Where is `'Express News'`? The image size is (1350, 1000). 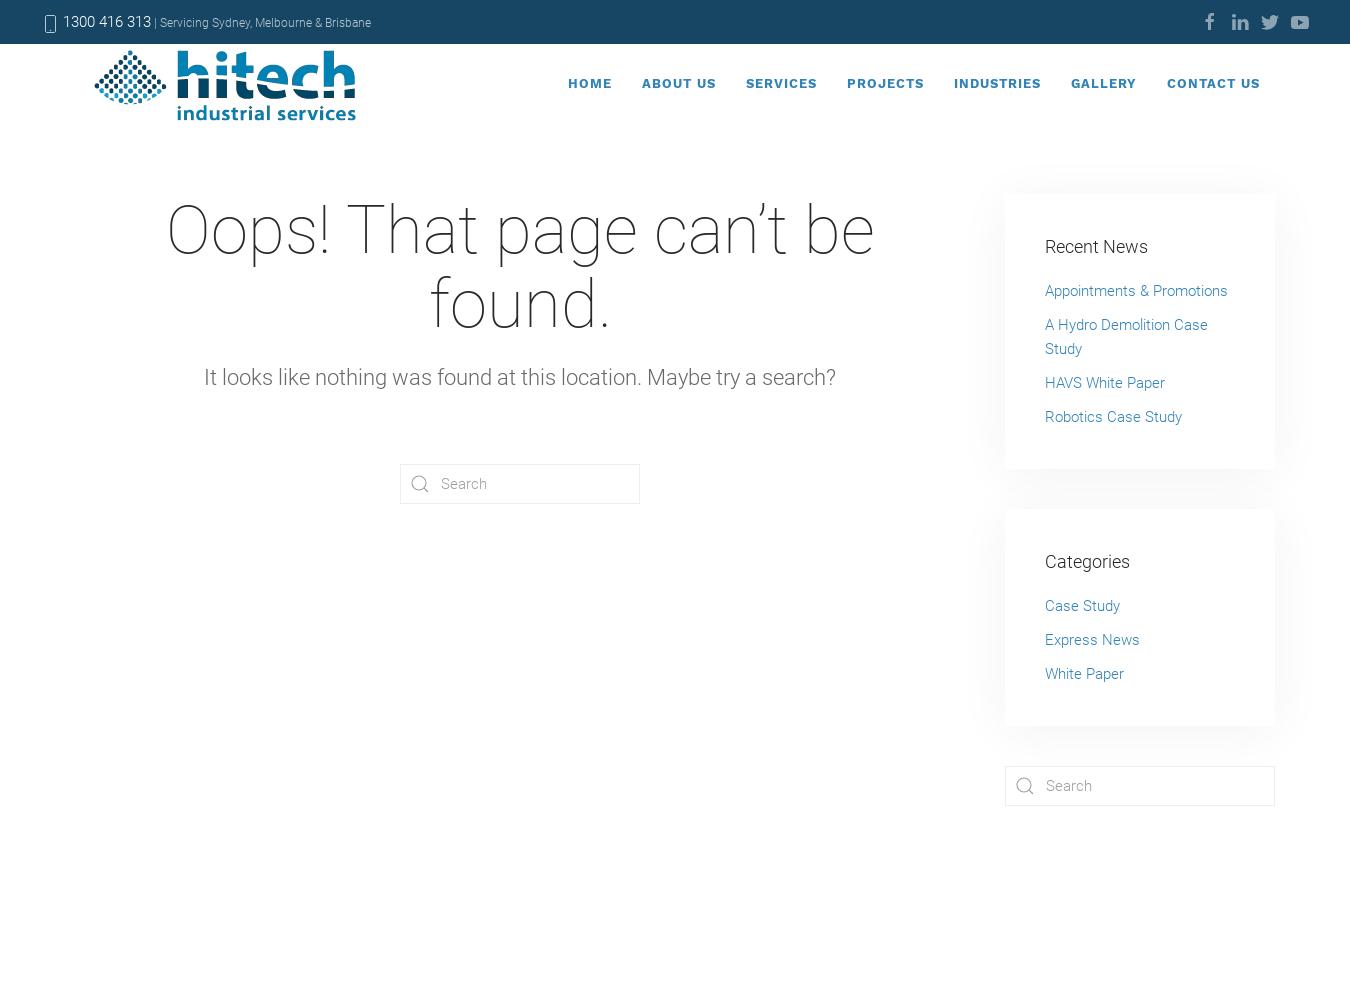 'Express News' is located at coordinates (1045, 640).